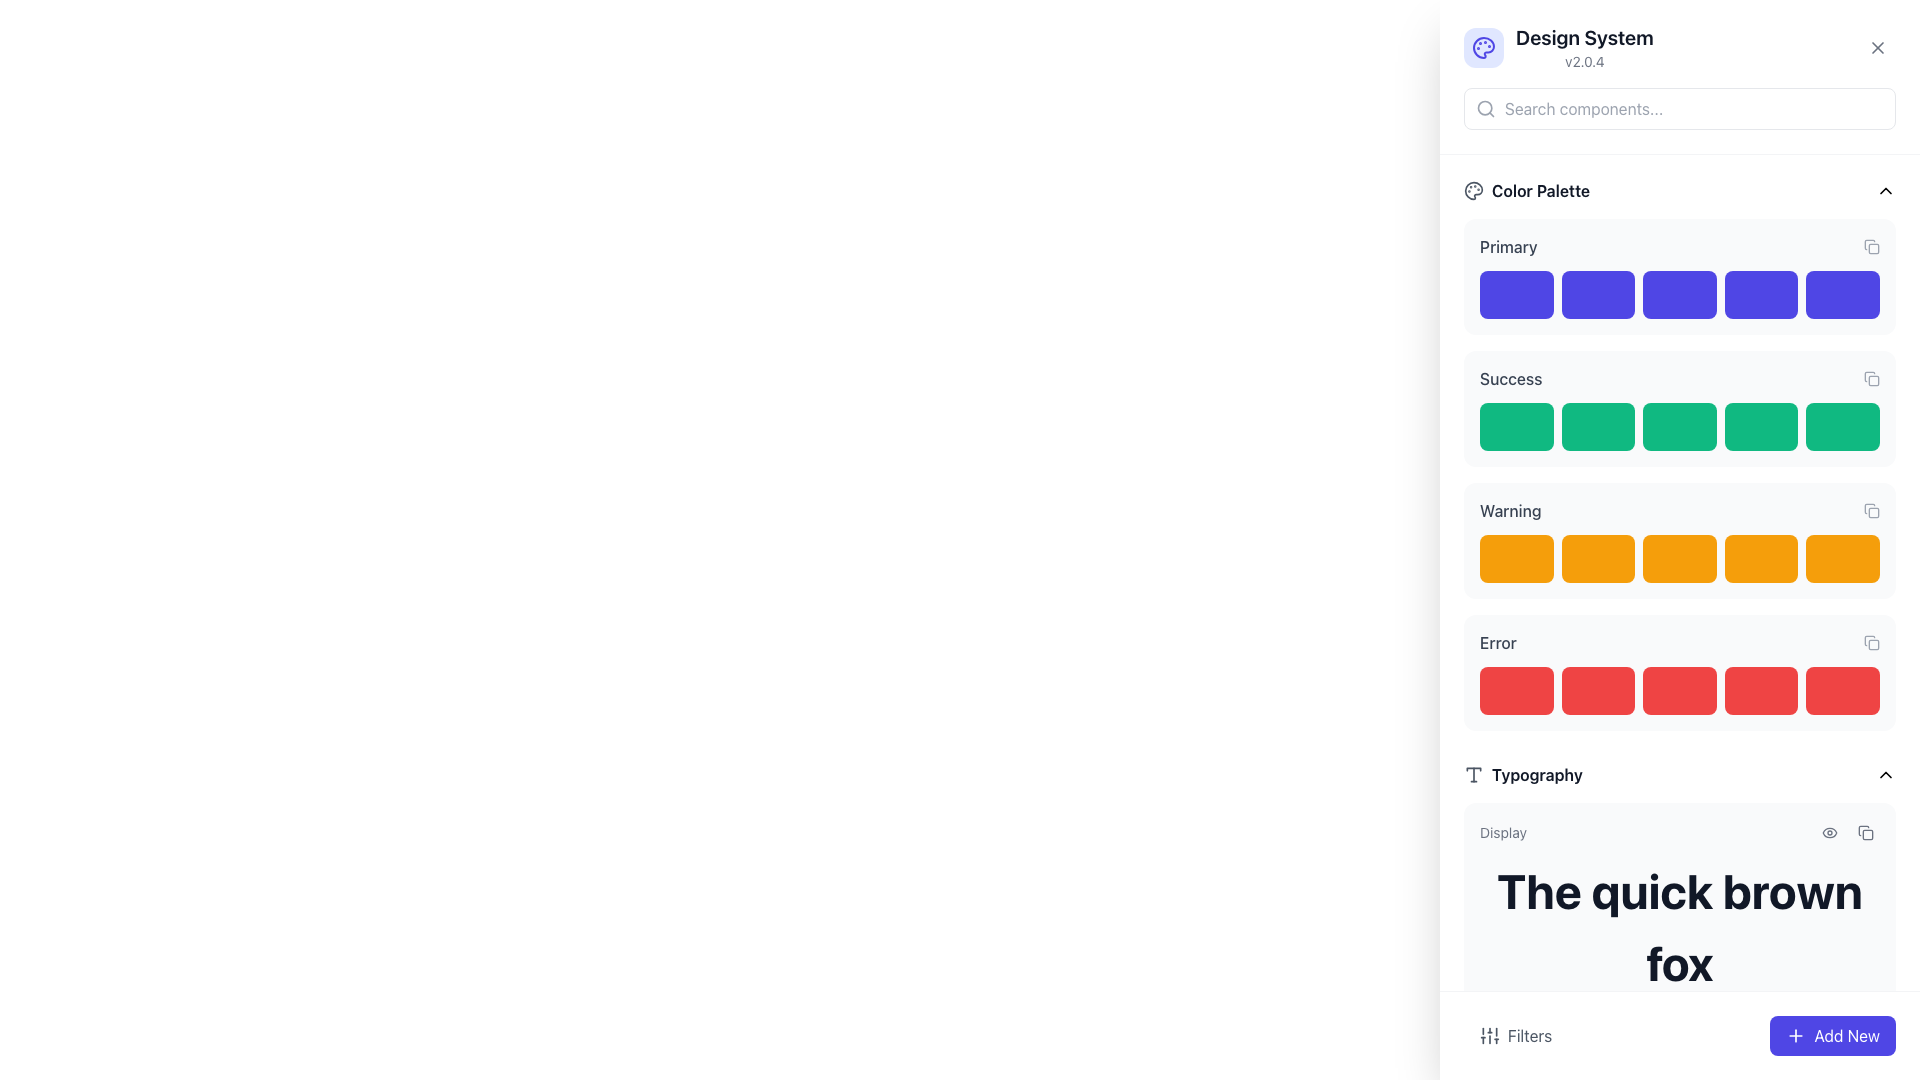 The image size is (1920, 1080). I want to click on the third rounded rectangular block, so click(1680, 559).